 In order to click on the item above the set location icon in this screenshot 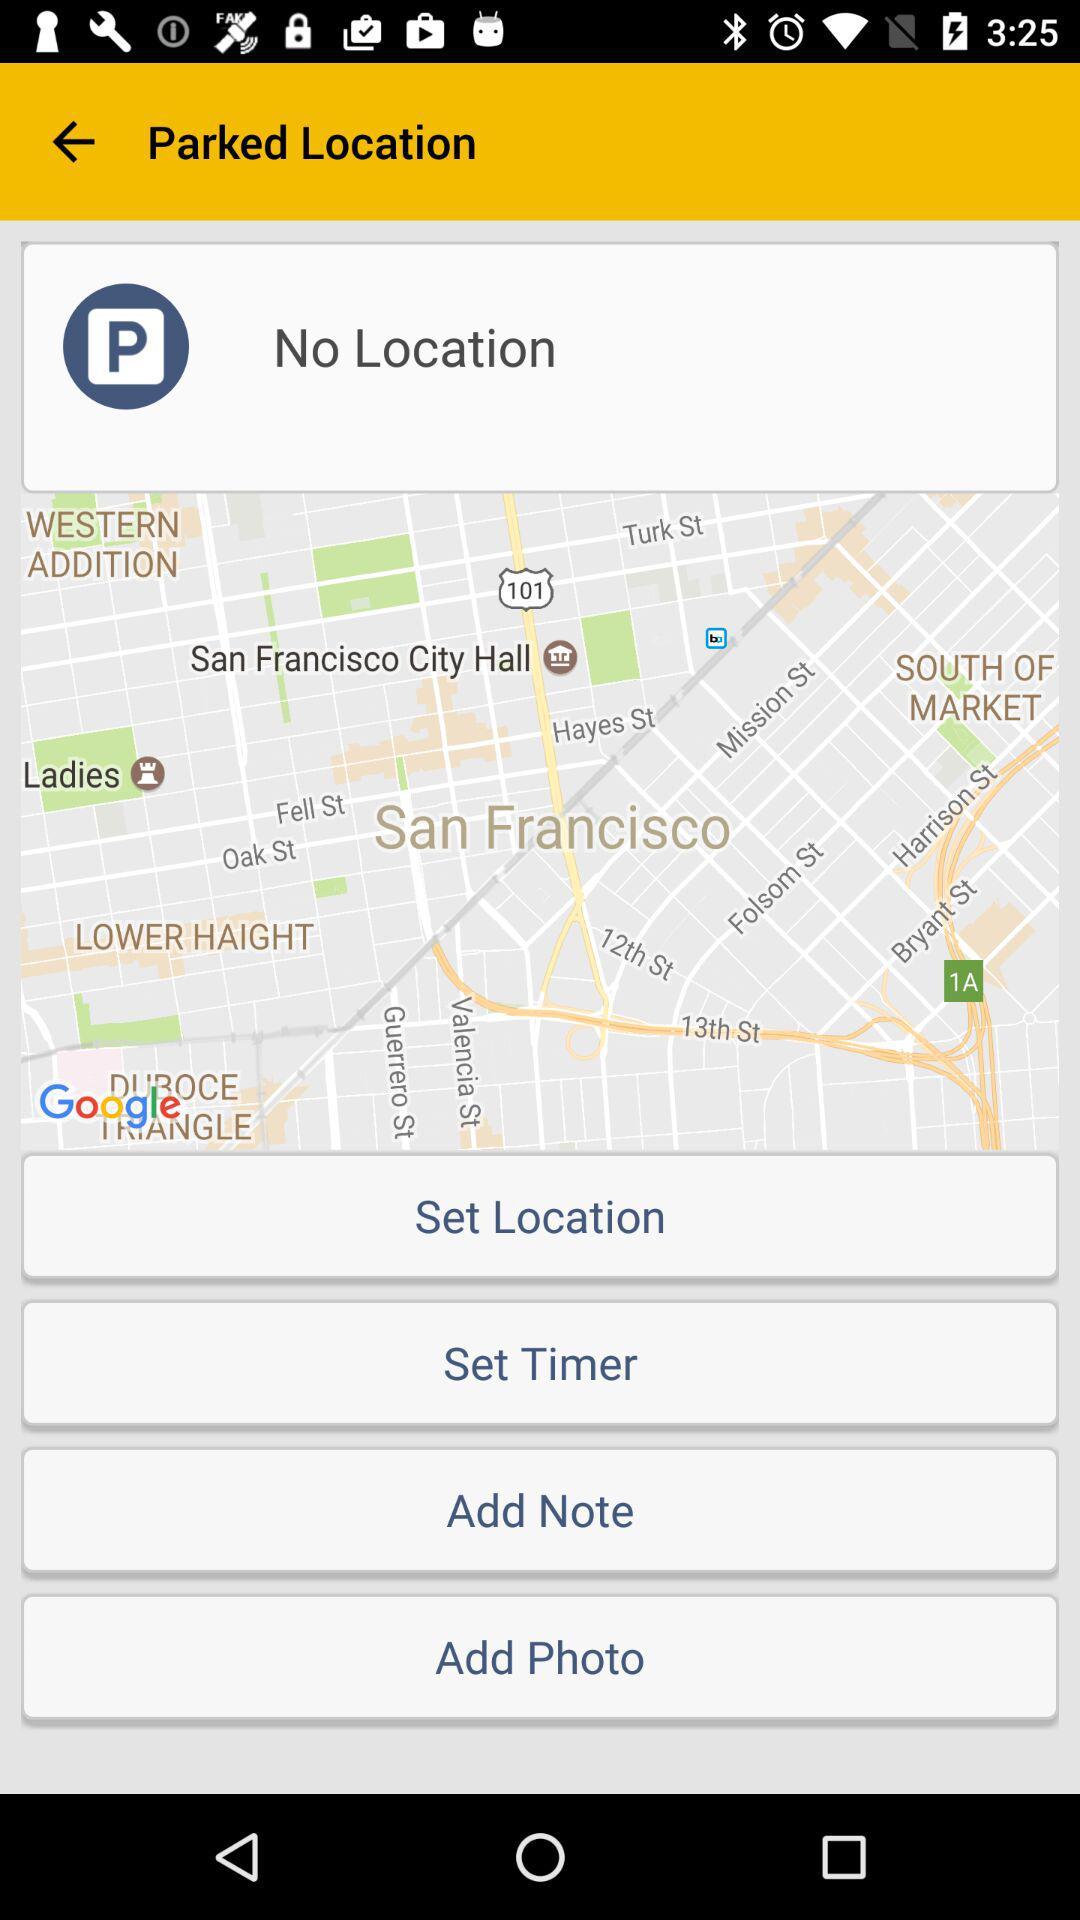, I will do `click(540, 821)`.